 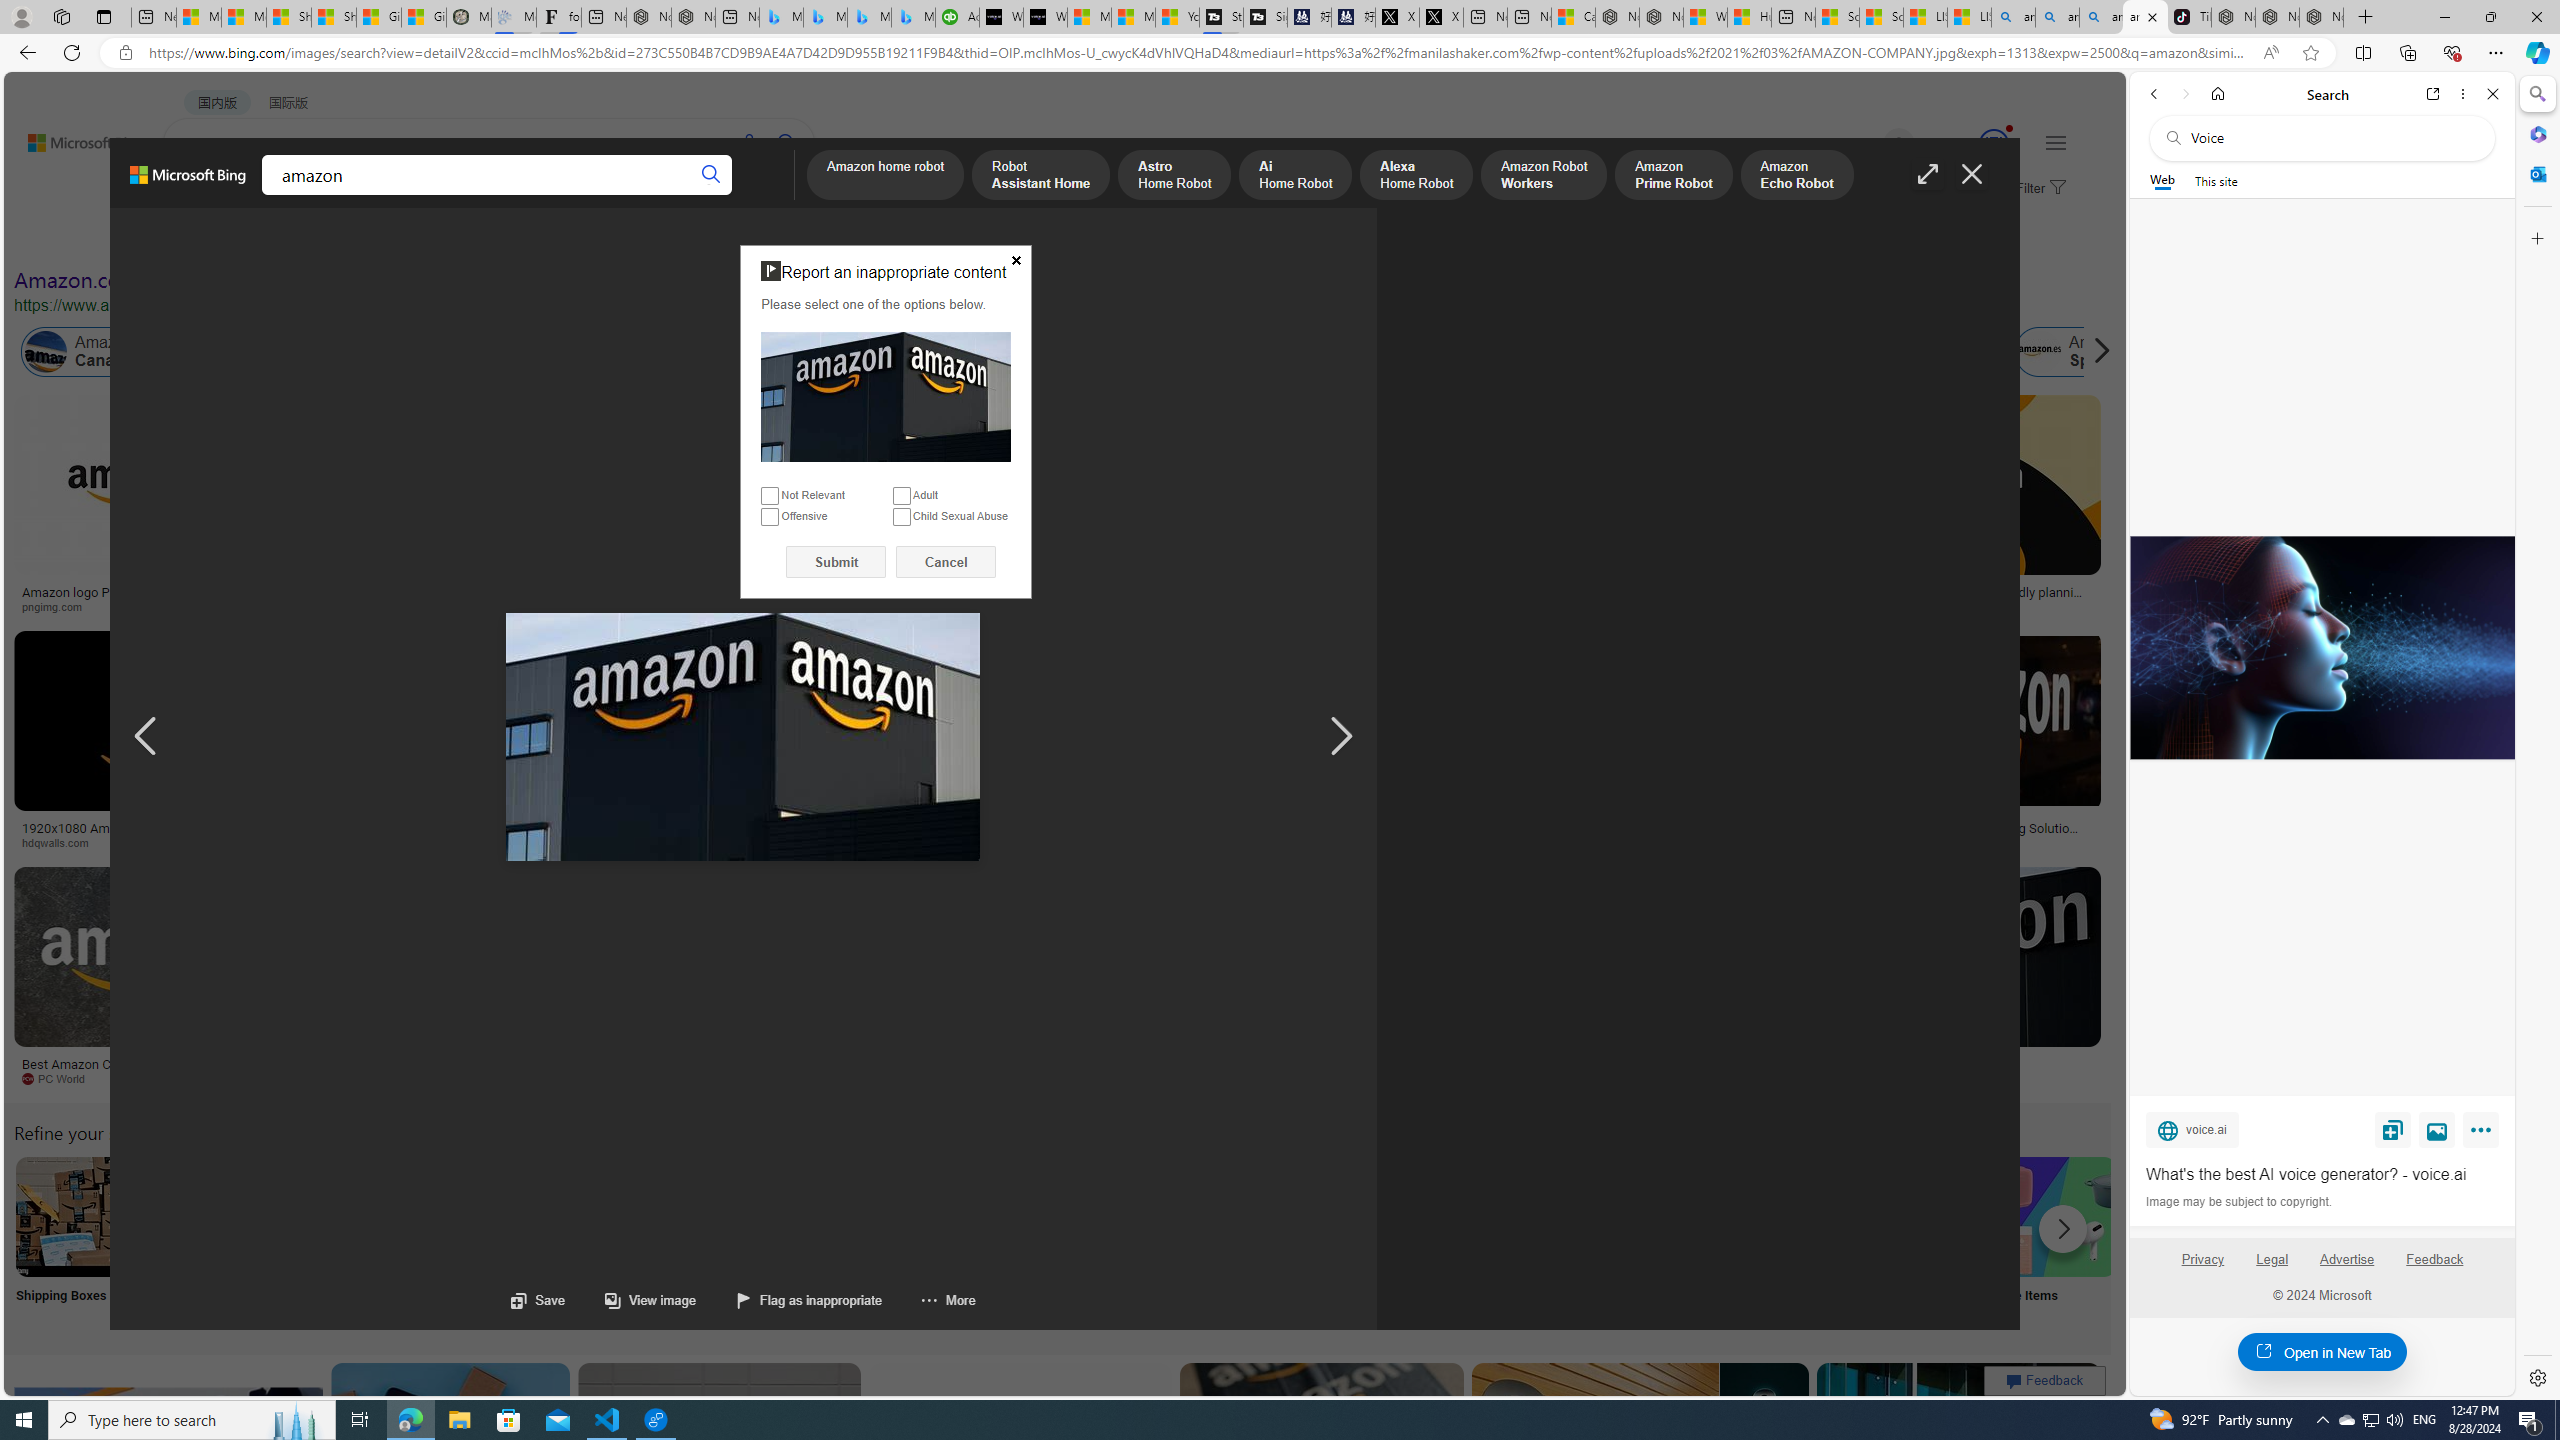 What do you see at coordinates (114, 352) in the screenshot?
I see `'Amazon Canada Online'` at bounding box center [114, 352].